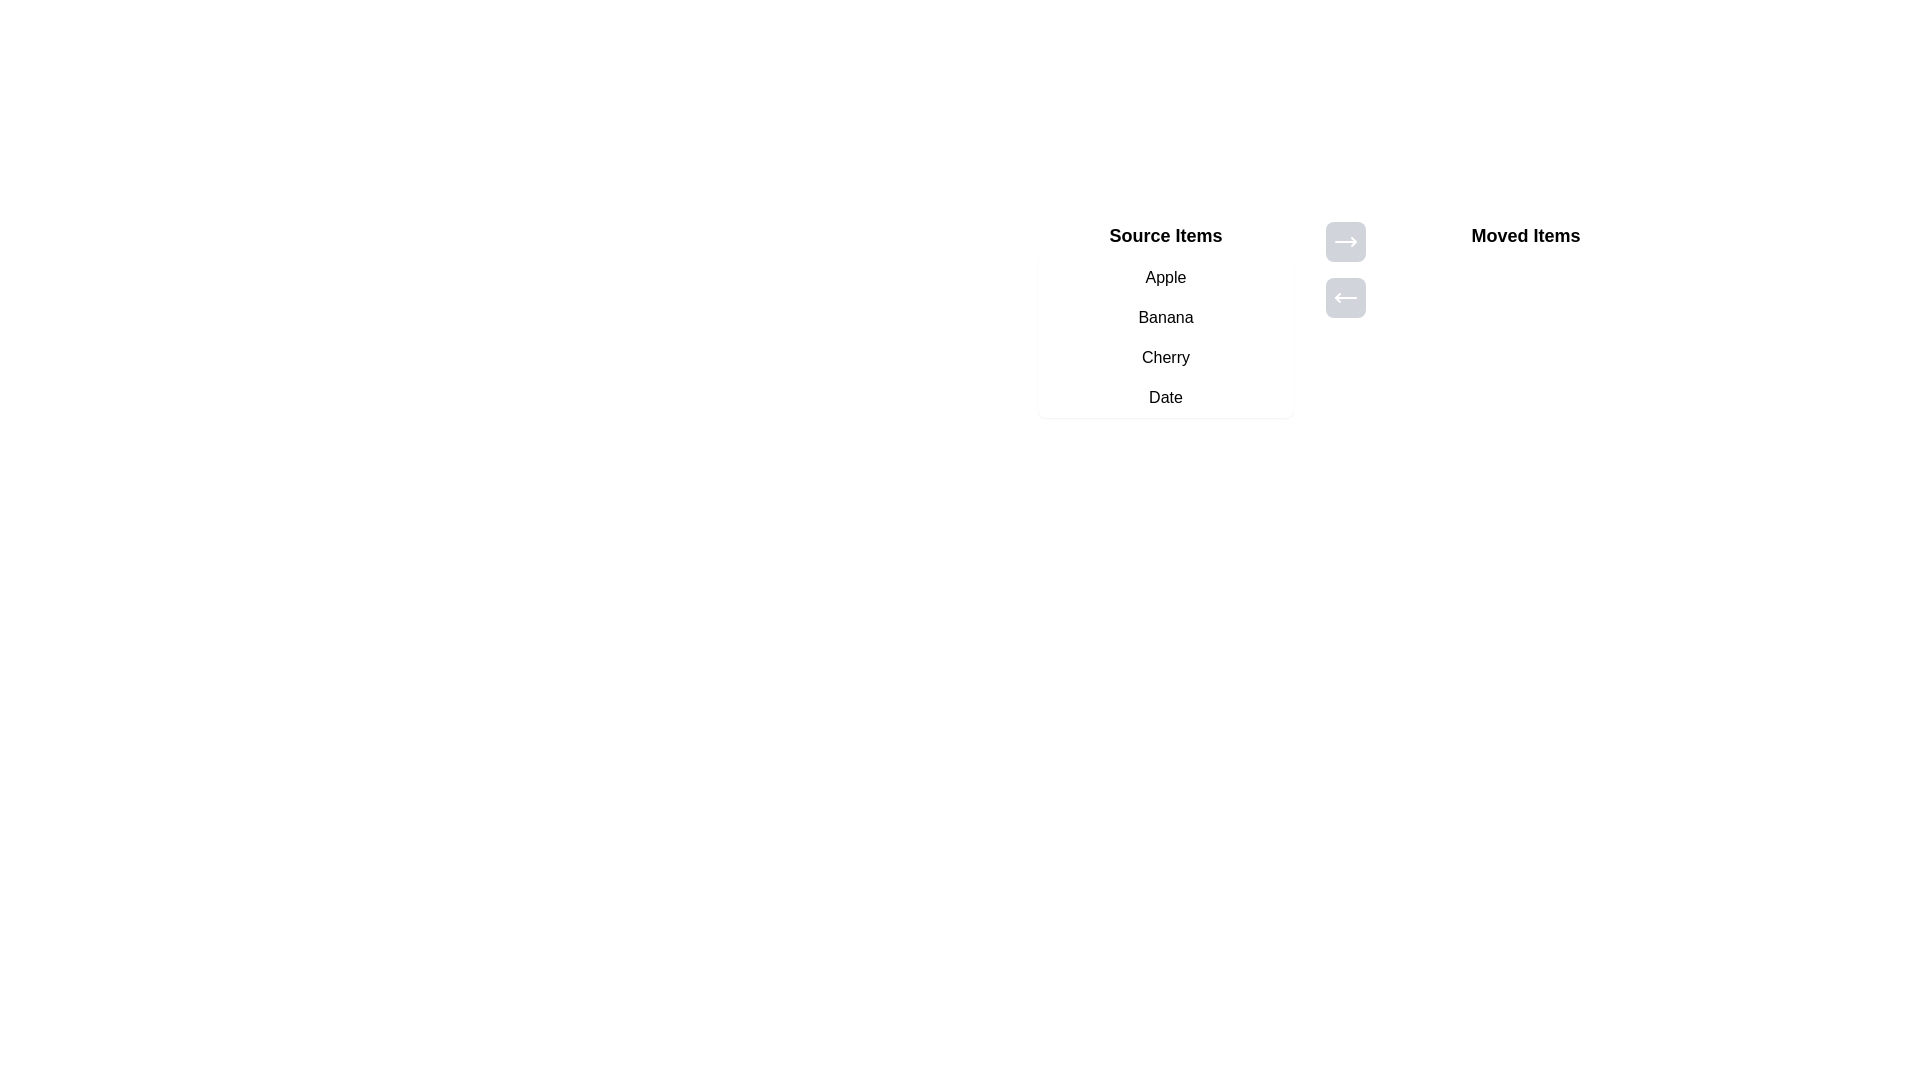 This screenshot has height=1080, width=1920. Describe the element at coordinates (1345, 270) in the screenshot. I see `the bottom button of the composite element containing two vertically stacked buttons, which has an arrow icon pointing left, to move items to the left` at that location.